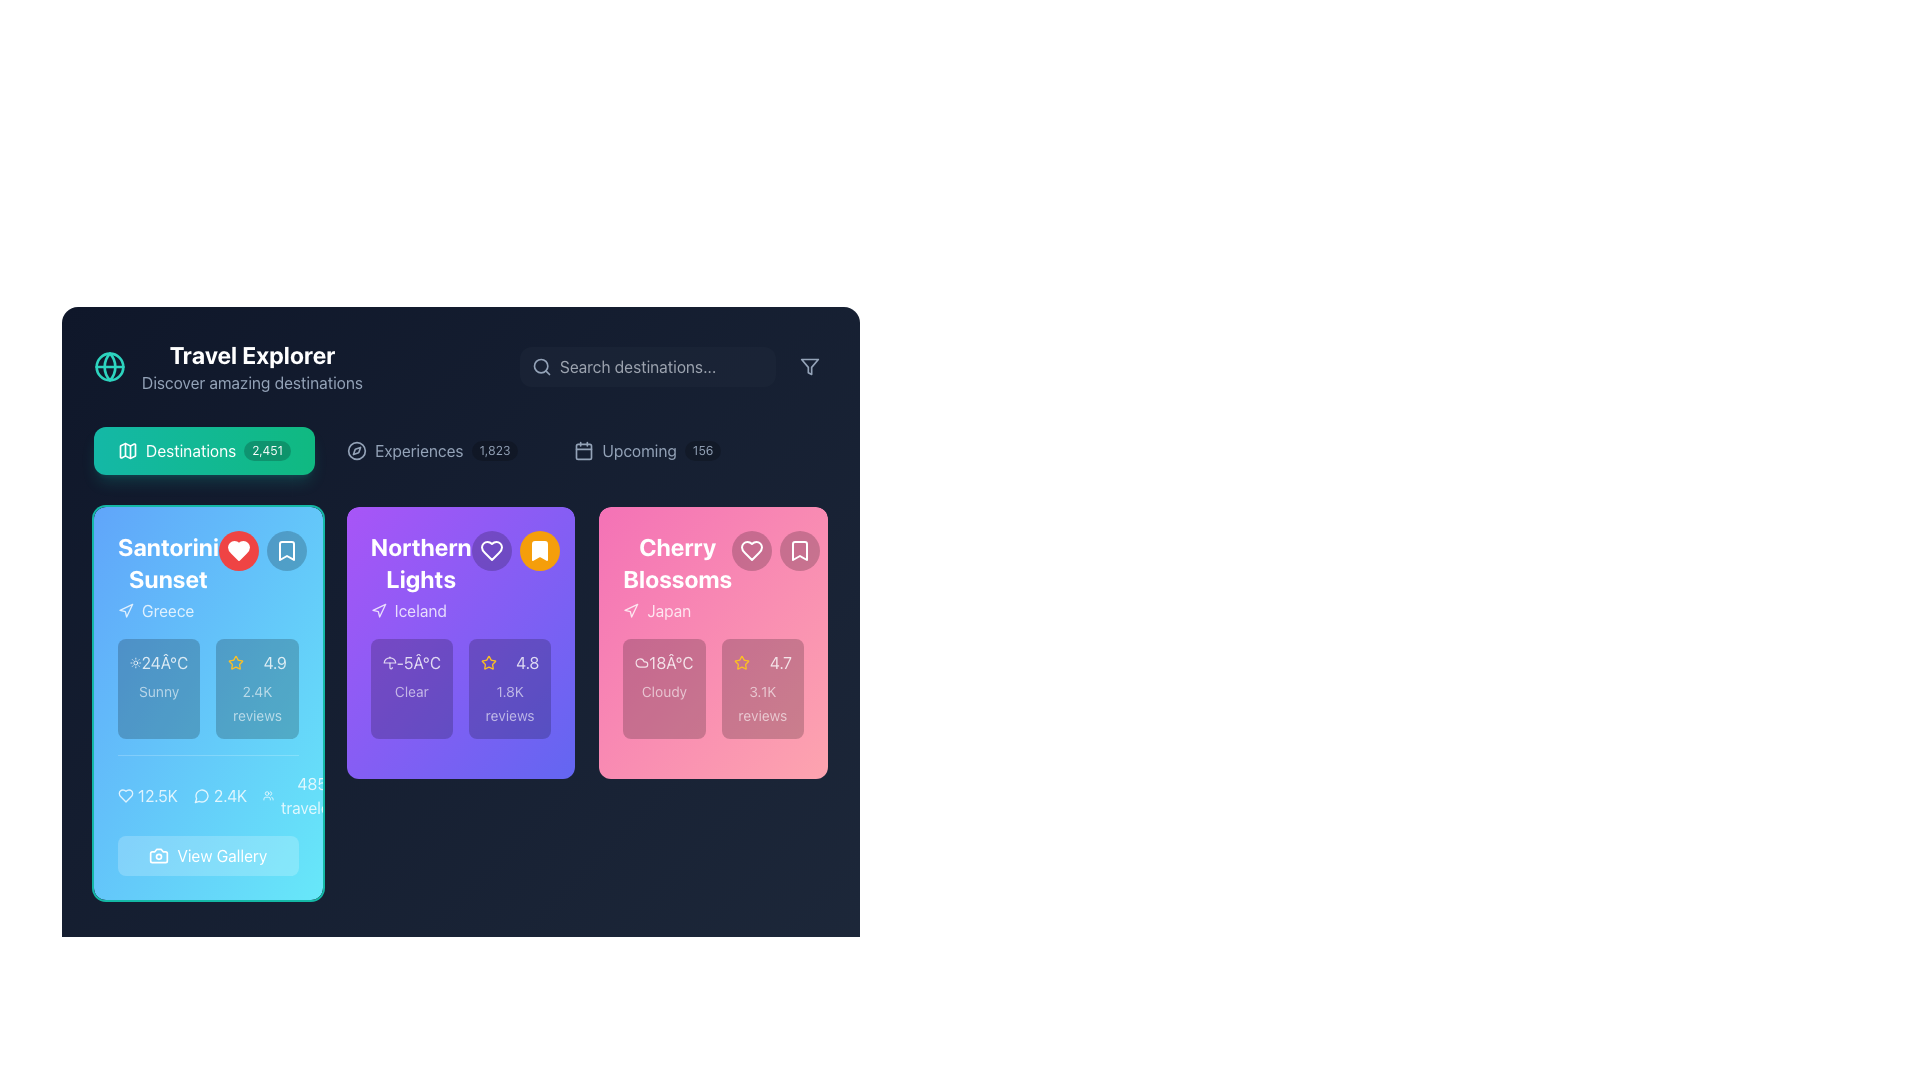  Describe the element at coordinates (356, 451) in the screenshot. I see `the compass-style icon within the 'Experiences' menu bar` at that location.